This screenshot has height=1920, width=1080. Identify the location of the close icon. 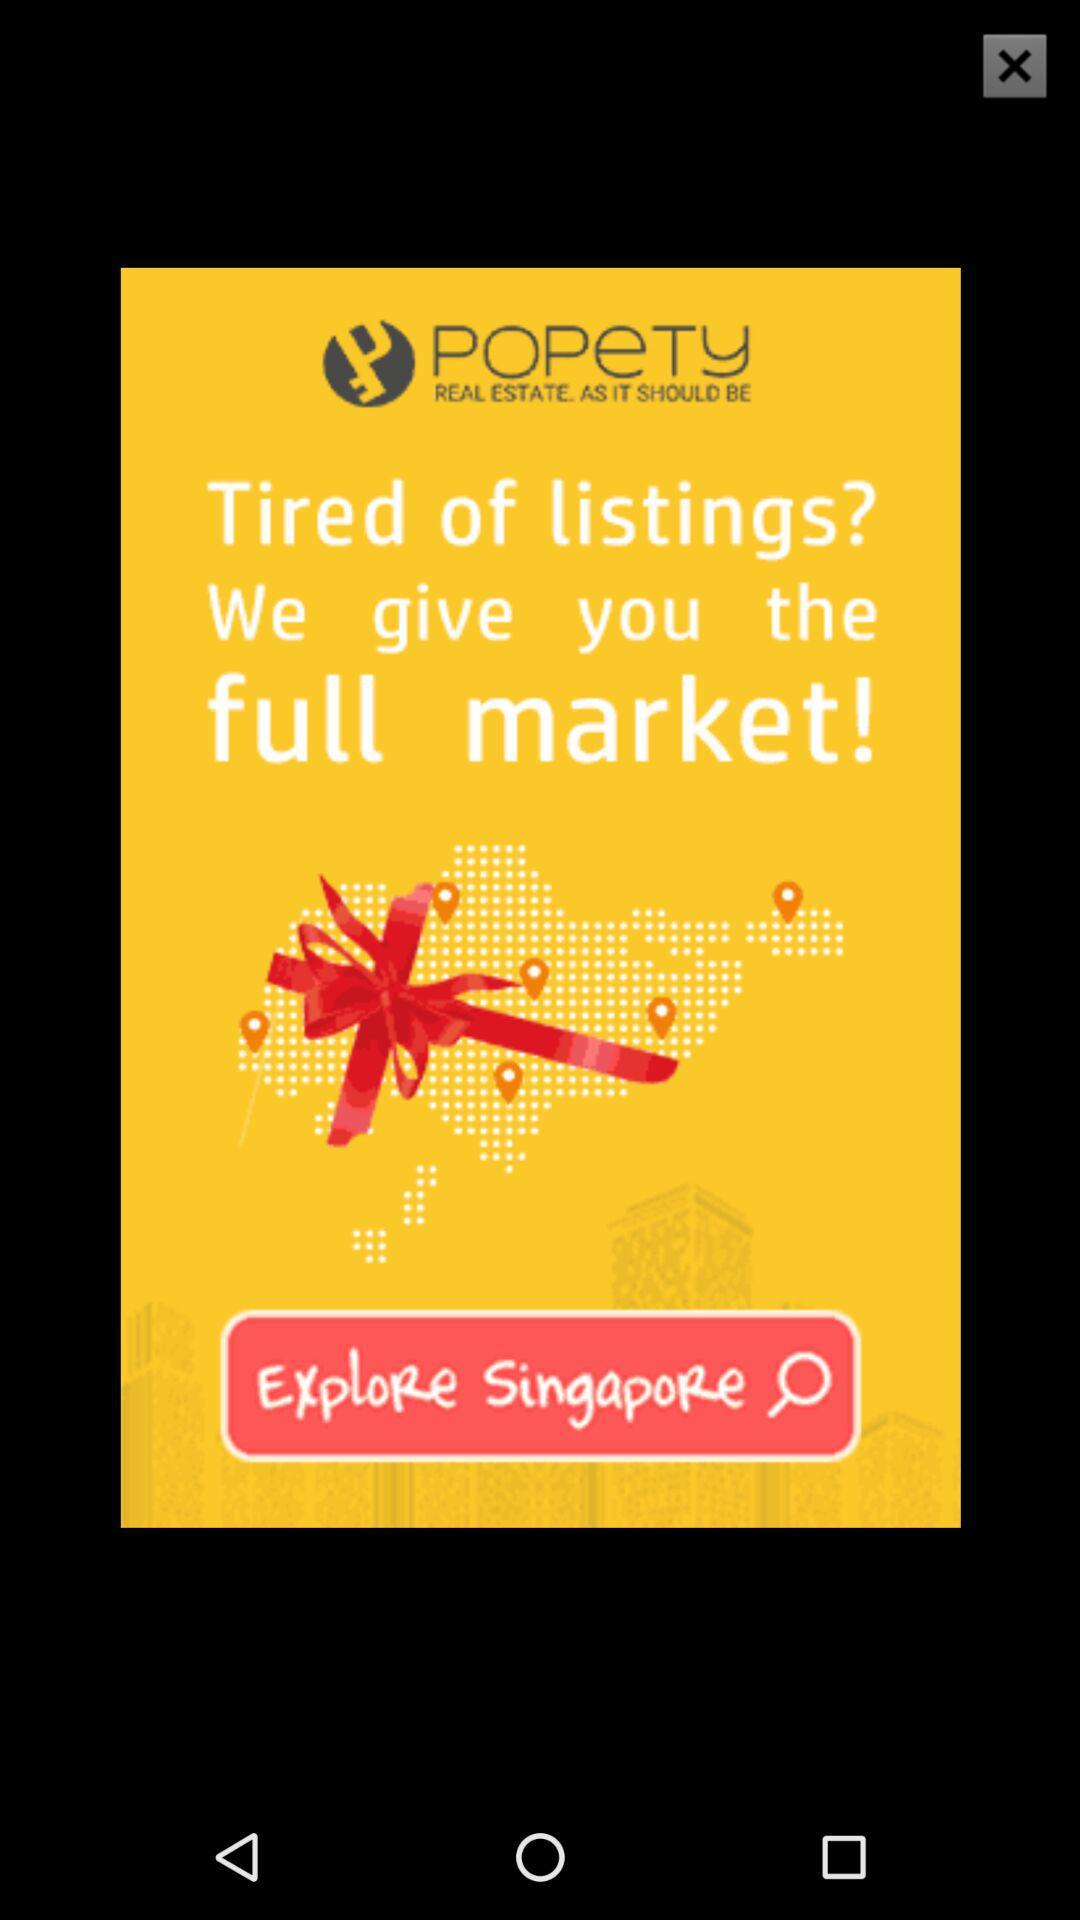
(1014, 70).